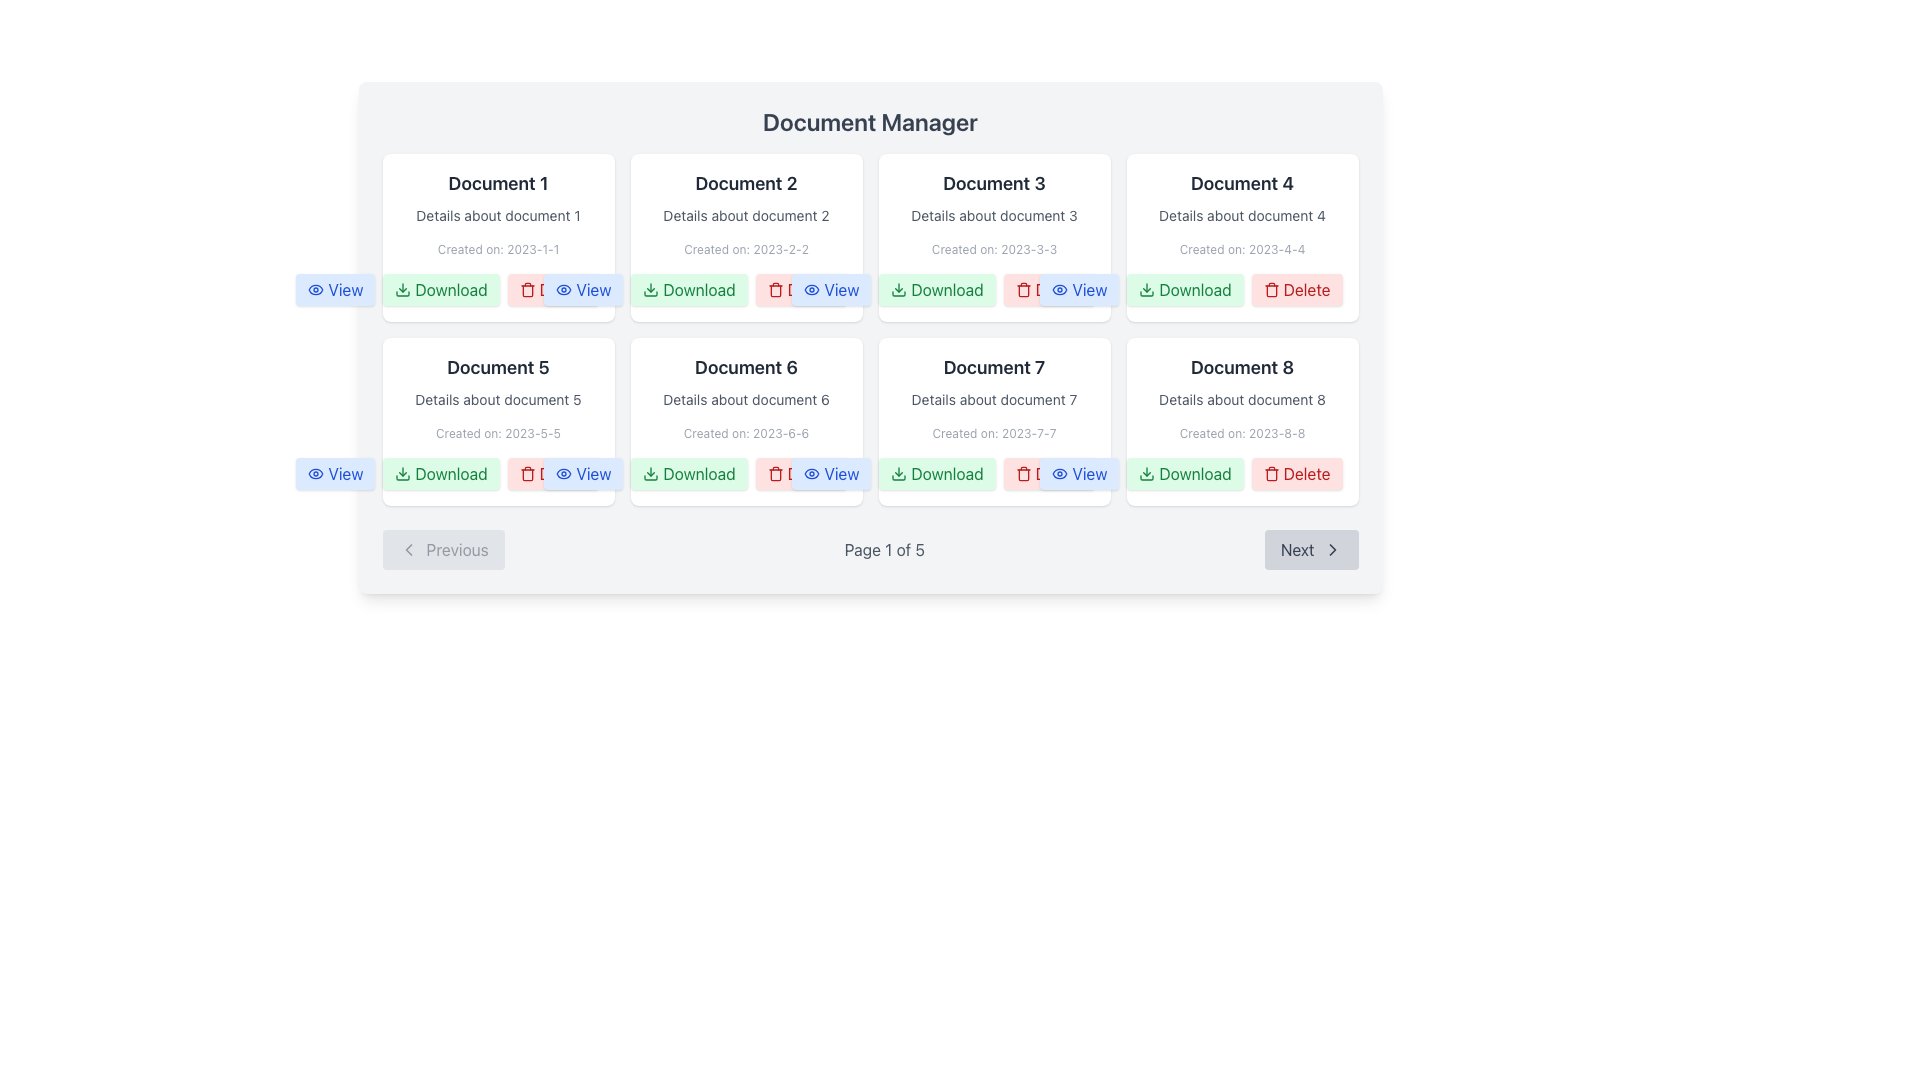 Image resolution: width=1920 pixels, height=1080 pixels. I want to click on the 'Previous' button with a light gray background and left-pointing chevron icon, so click(442, 550).